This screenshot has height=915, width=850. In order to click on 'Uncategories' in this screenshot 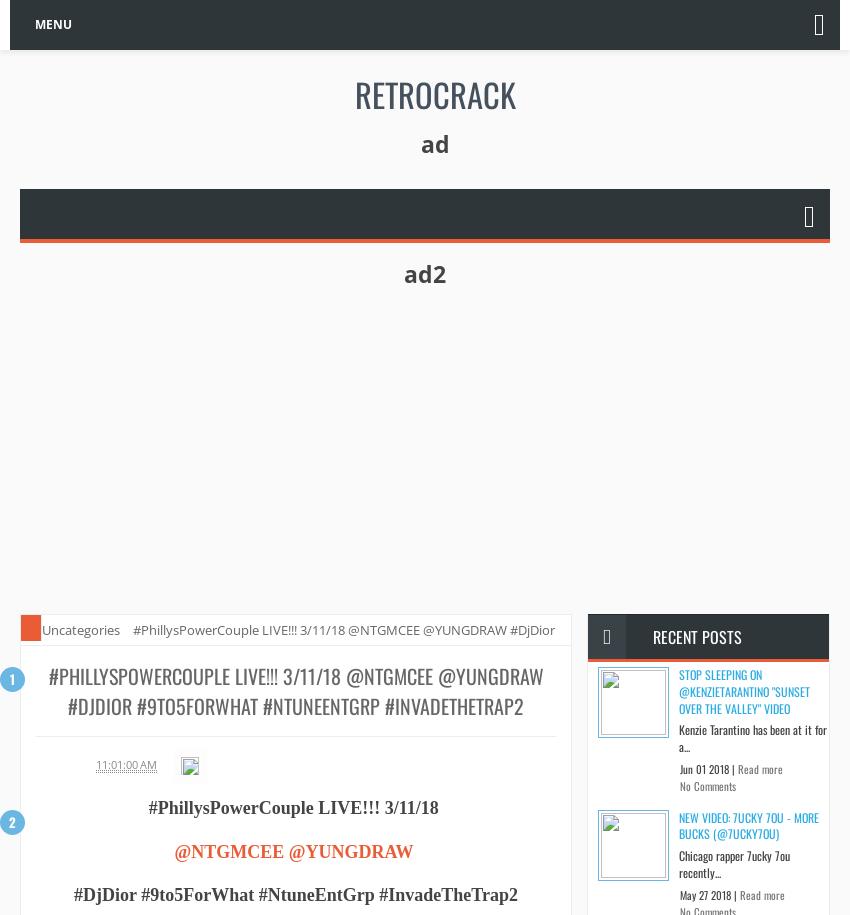, I will do `click(40, 629)`.